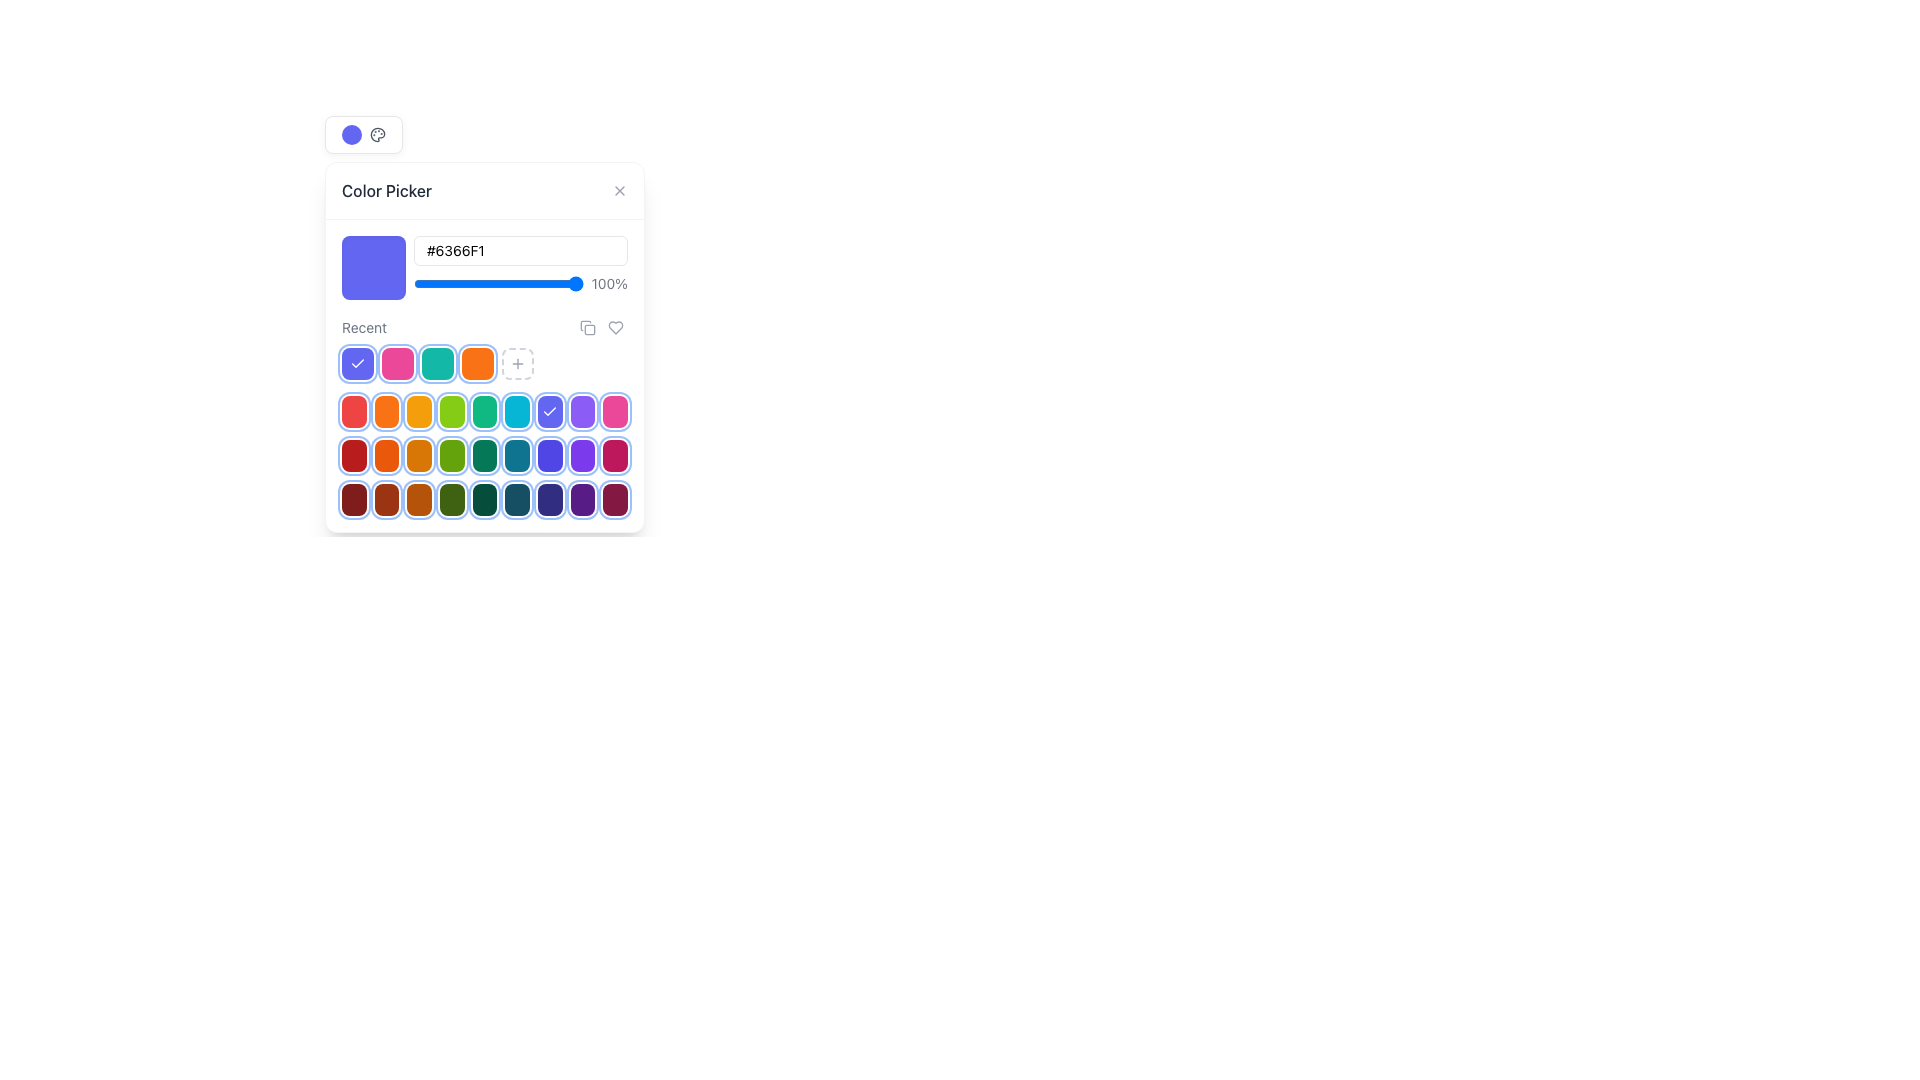 The height and width of the screenshot is (1080, 1920). What do you see at coordinates (518, 363) in the screenshot?
I see `the small plus icon button, which is styled with thin strokes inside a dashed circle` at bounding box center [518, 363].